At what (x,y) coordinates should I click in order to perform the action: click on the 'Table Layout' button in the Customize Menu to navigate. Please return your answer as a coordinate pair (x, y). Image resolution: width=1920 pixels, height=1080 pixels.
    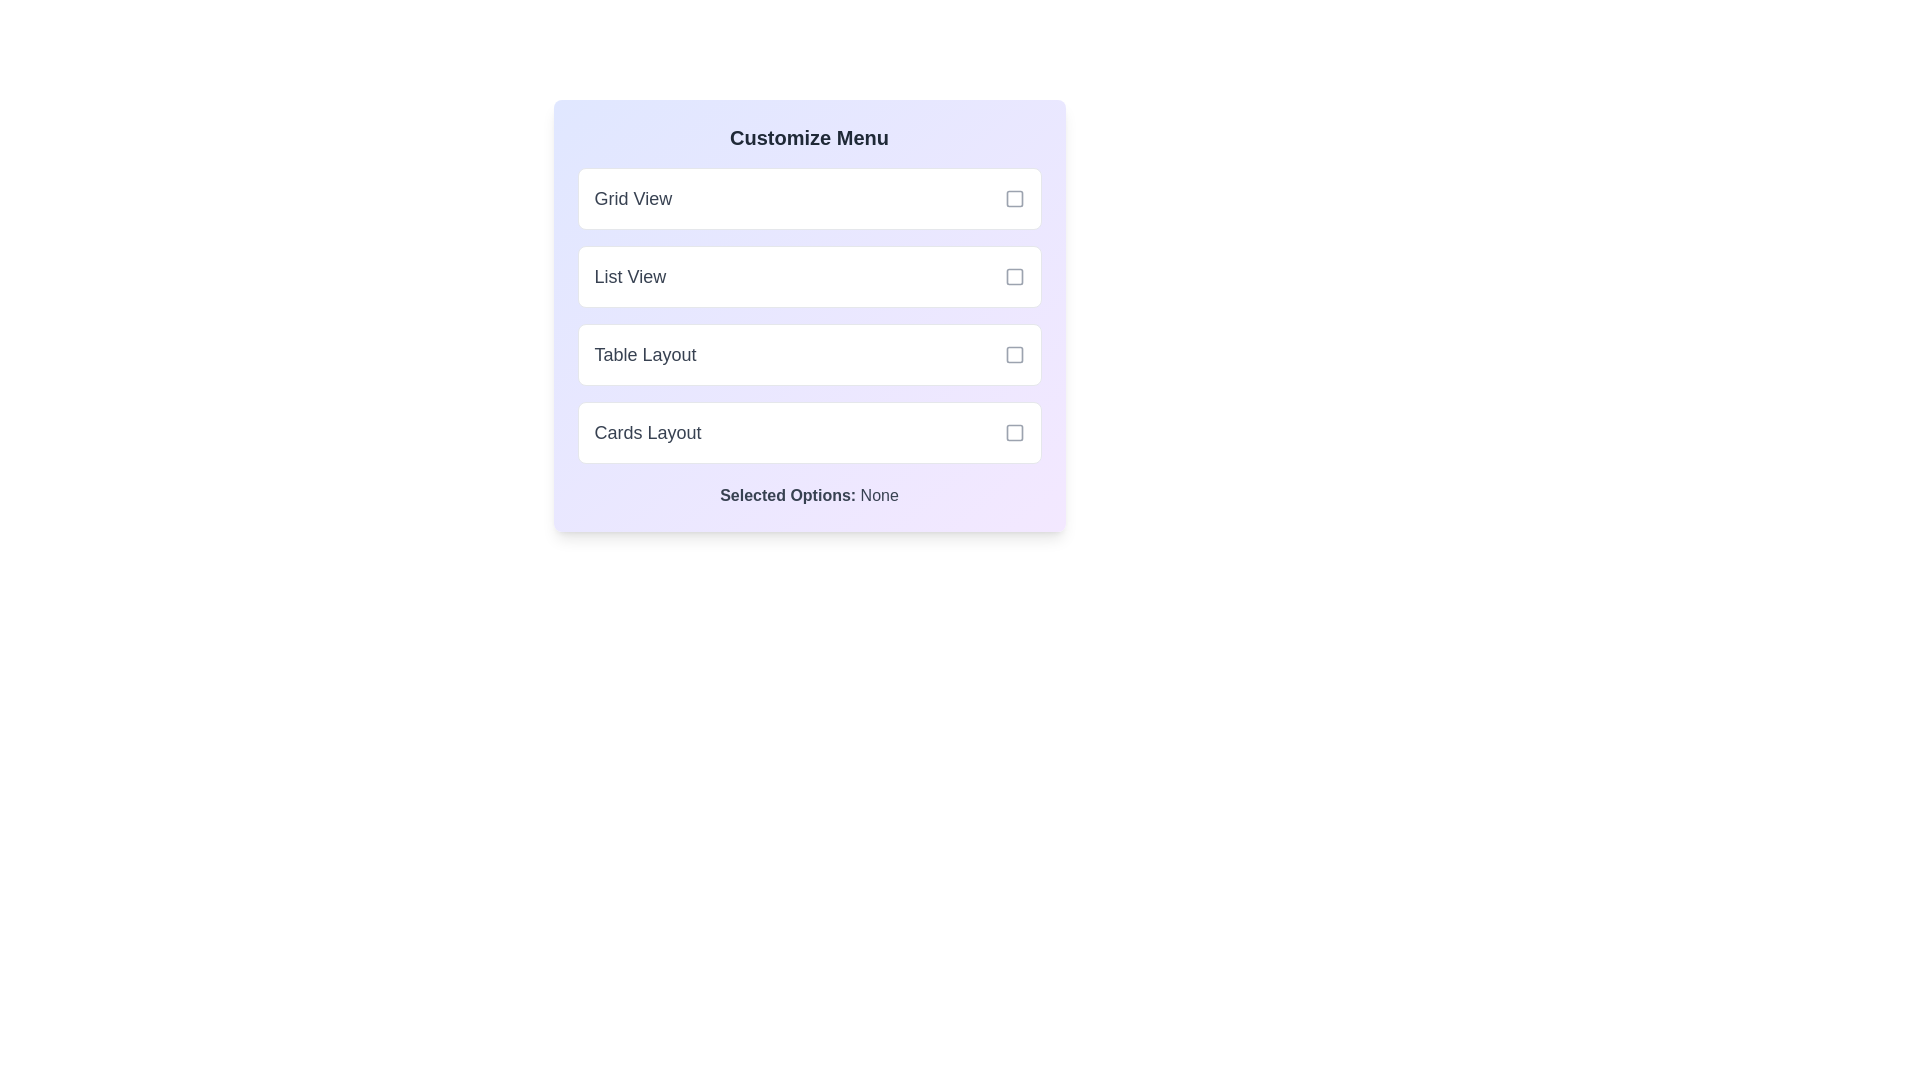
    Looking at the image, I should click on (809, 315).